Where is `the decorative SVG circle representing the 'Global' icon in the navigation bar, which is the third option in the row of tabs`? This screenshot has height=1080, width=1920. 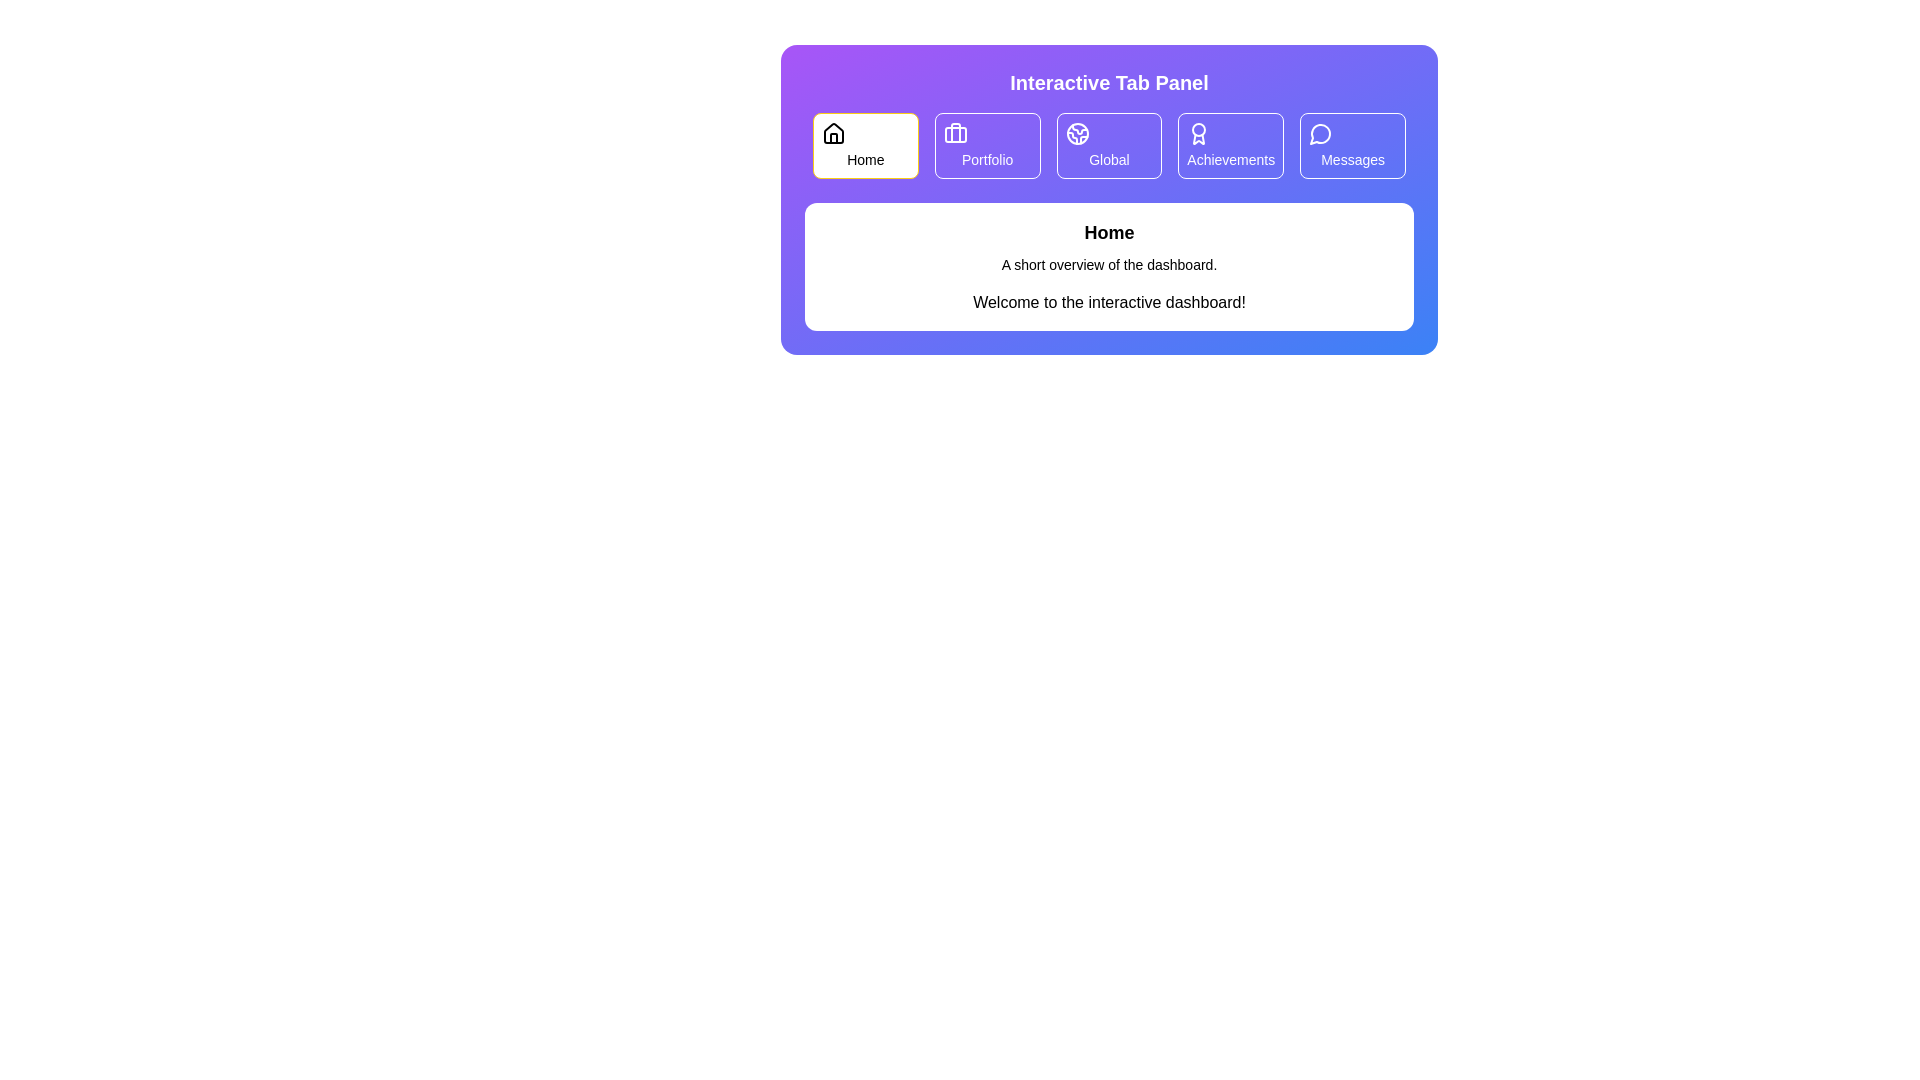
the decorative SVG circle representing the 'Global' icon in the navigation bar, which is the third option in the row of tabs is located at coordinates (1076, 134).